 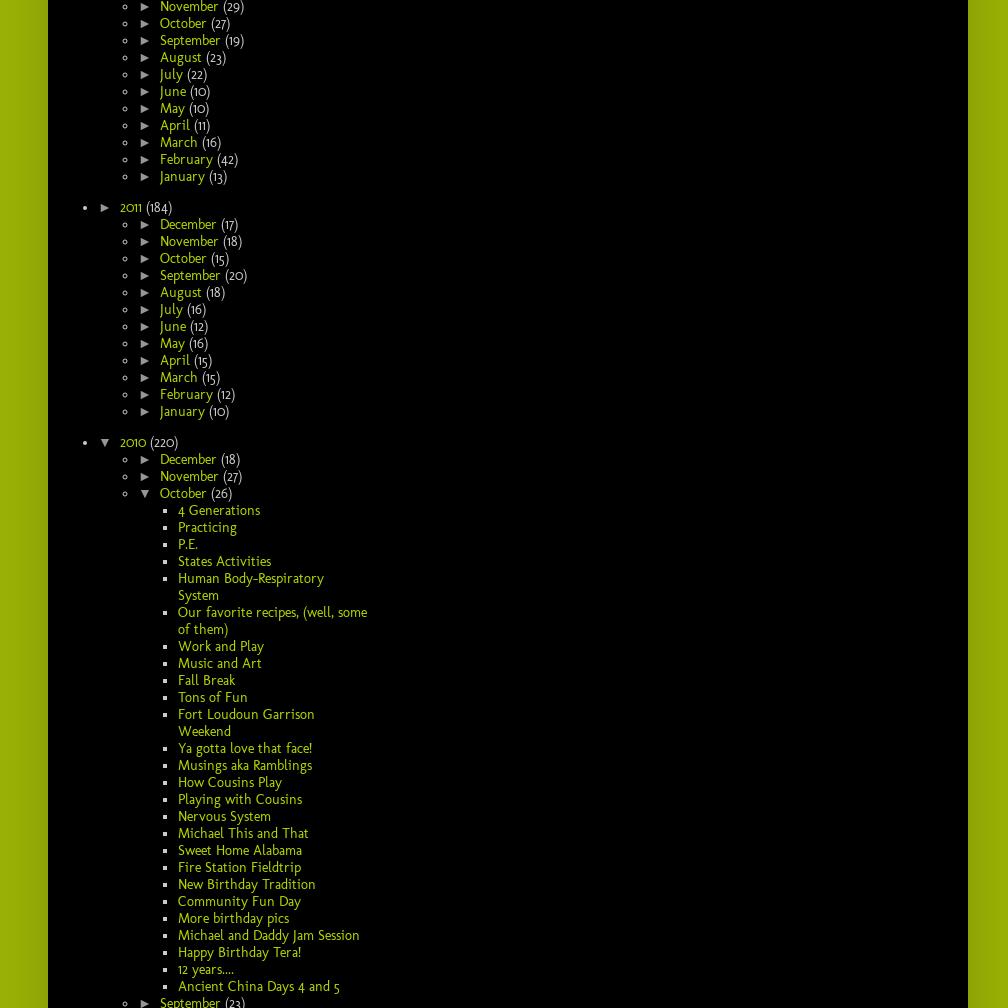 What do you see at coordinates (234, 274) in the screenshot?
I see `'(20)'` at bounding box center [234, 274].